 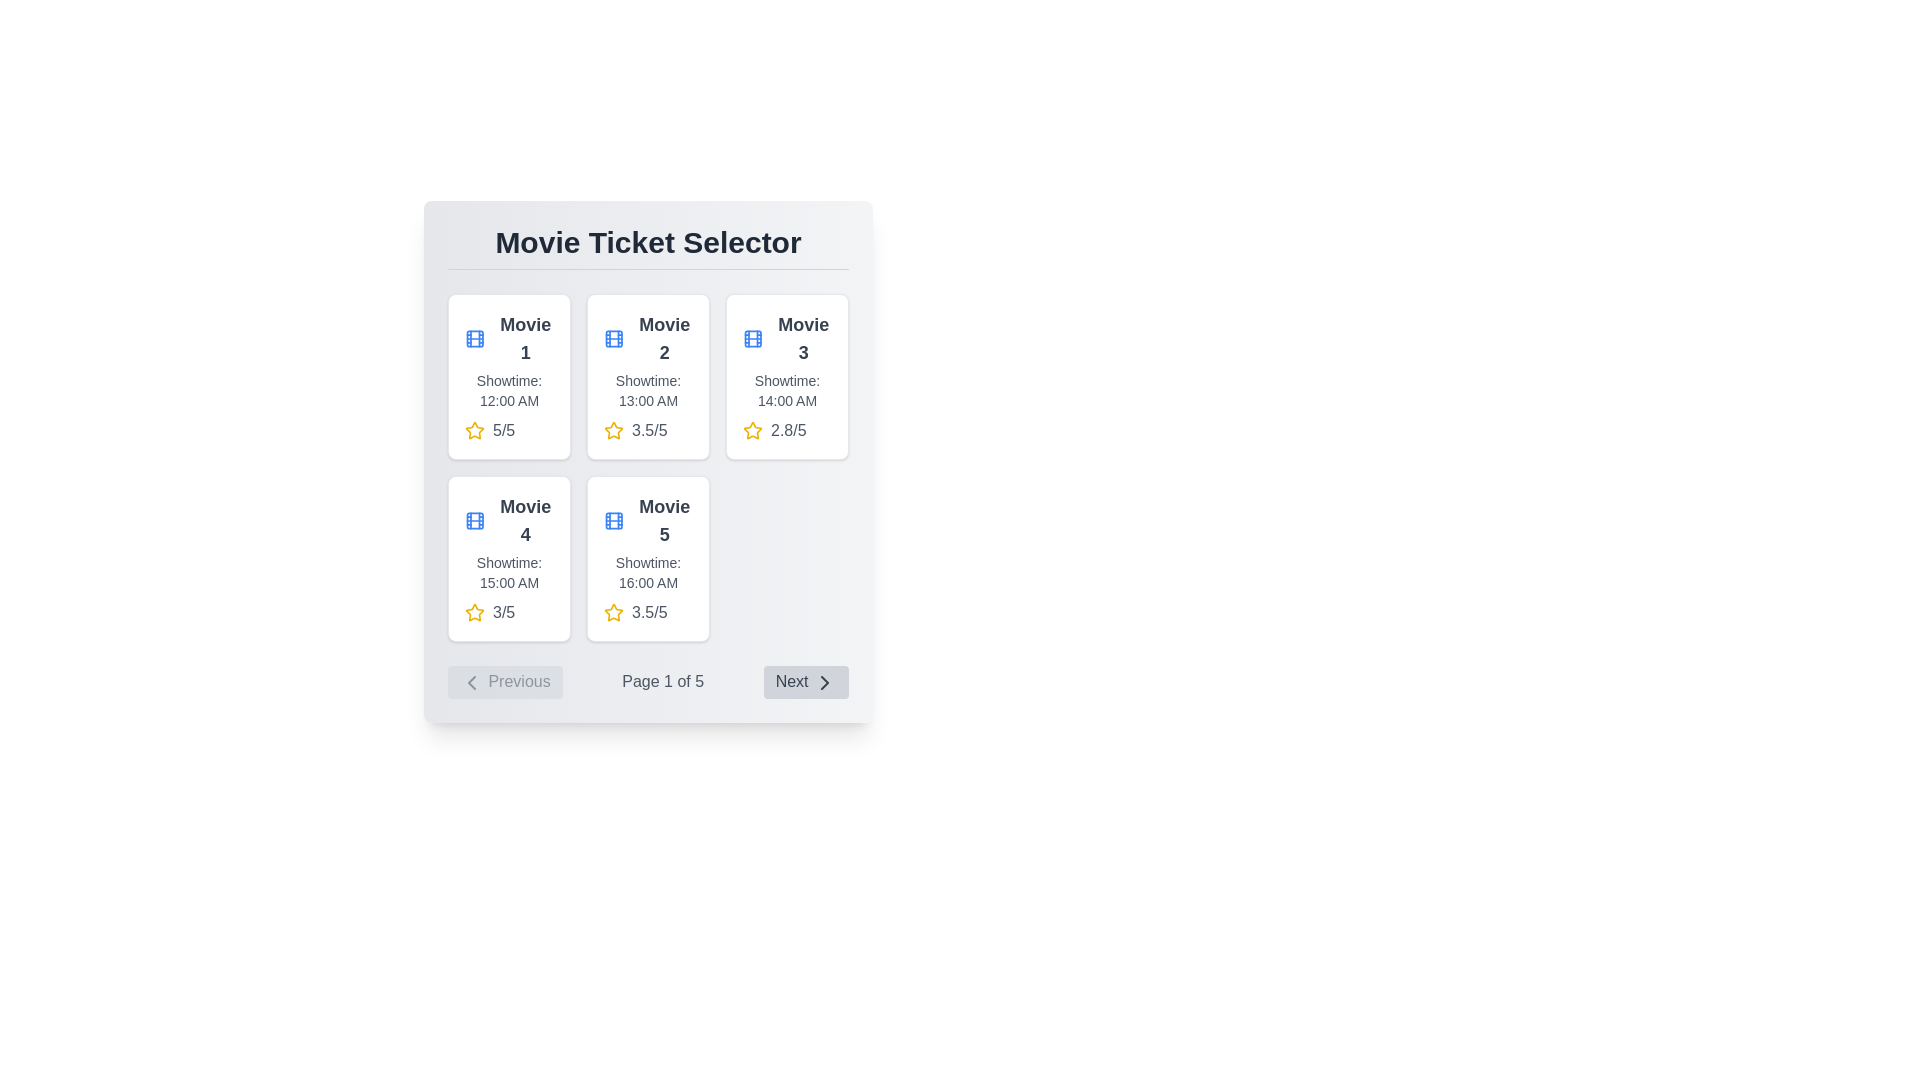 I want to click on the decorative rating indicator consisting of a yellow star icon and the text '5/5' located in the card for 'Movie 1' below the 'Showtime: 12:00 AM' text, so click(x=509, y=430).